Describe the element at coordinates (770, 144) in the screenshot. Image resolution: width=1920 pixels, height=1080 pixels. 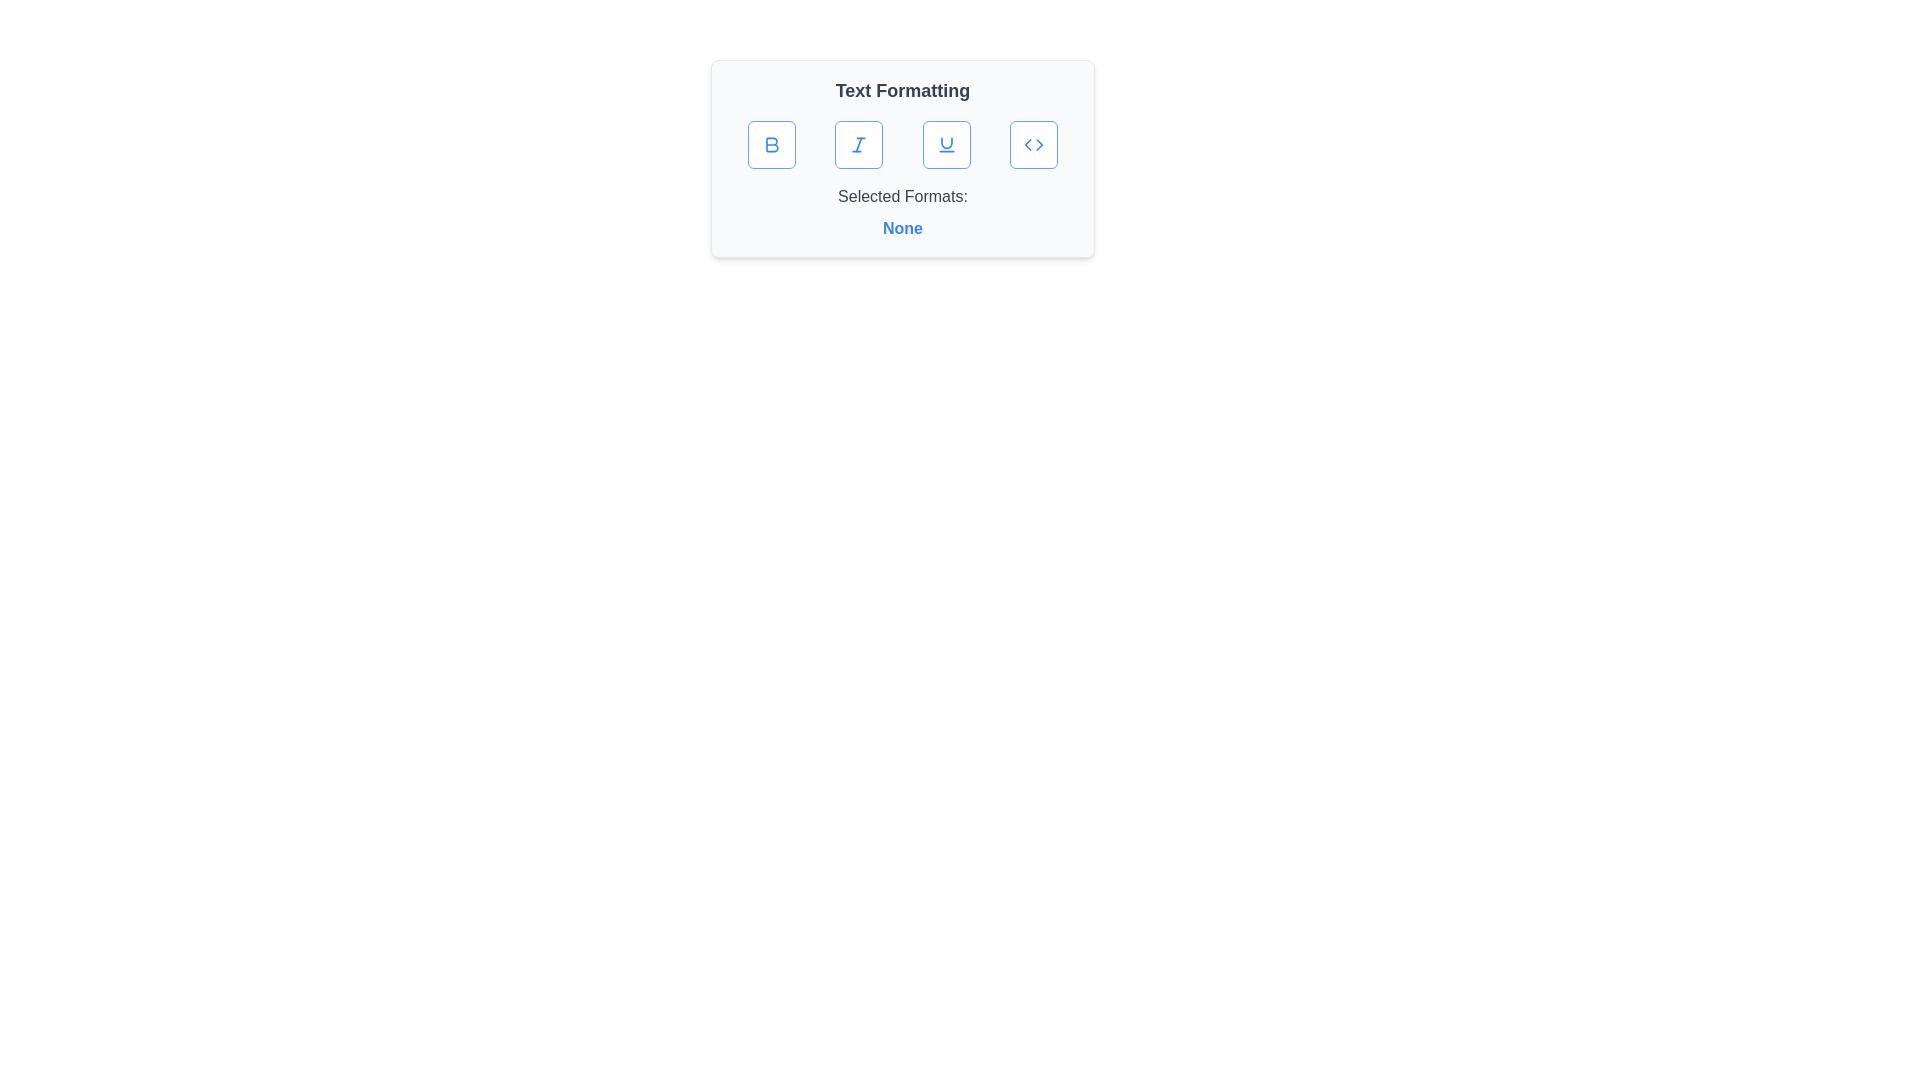
I see `the bold formatting button to toggle its state` at that location.